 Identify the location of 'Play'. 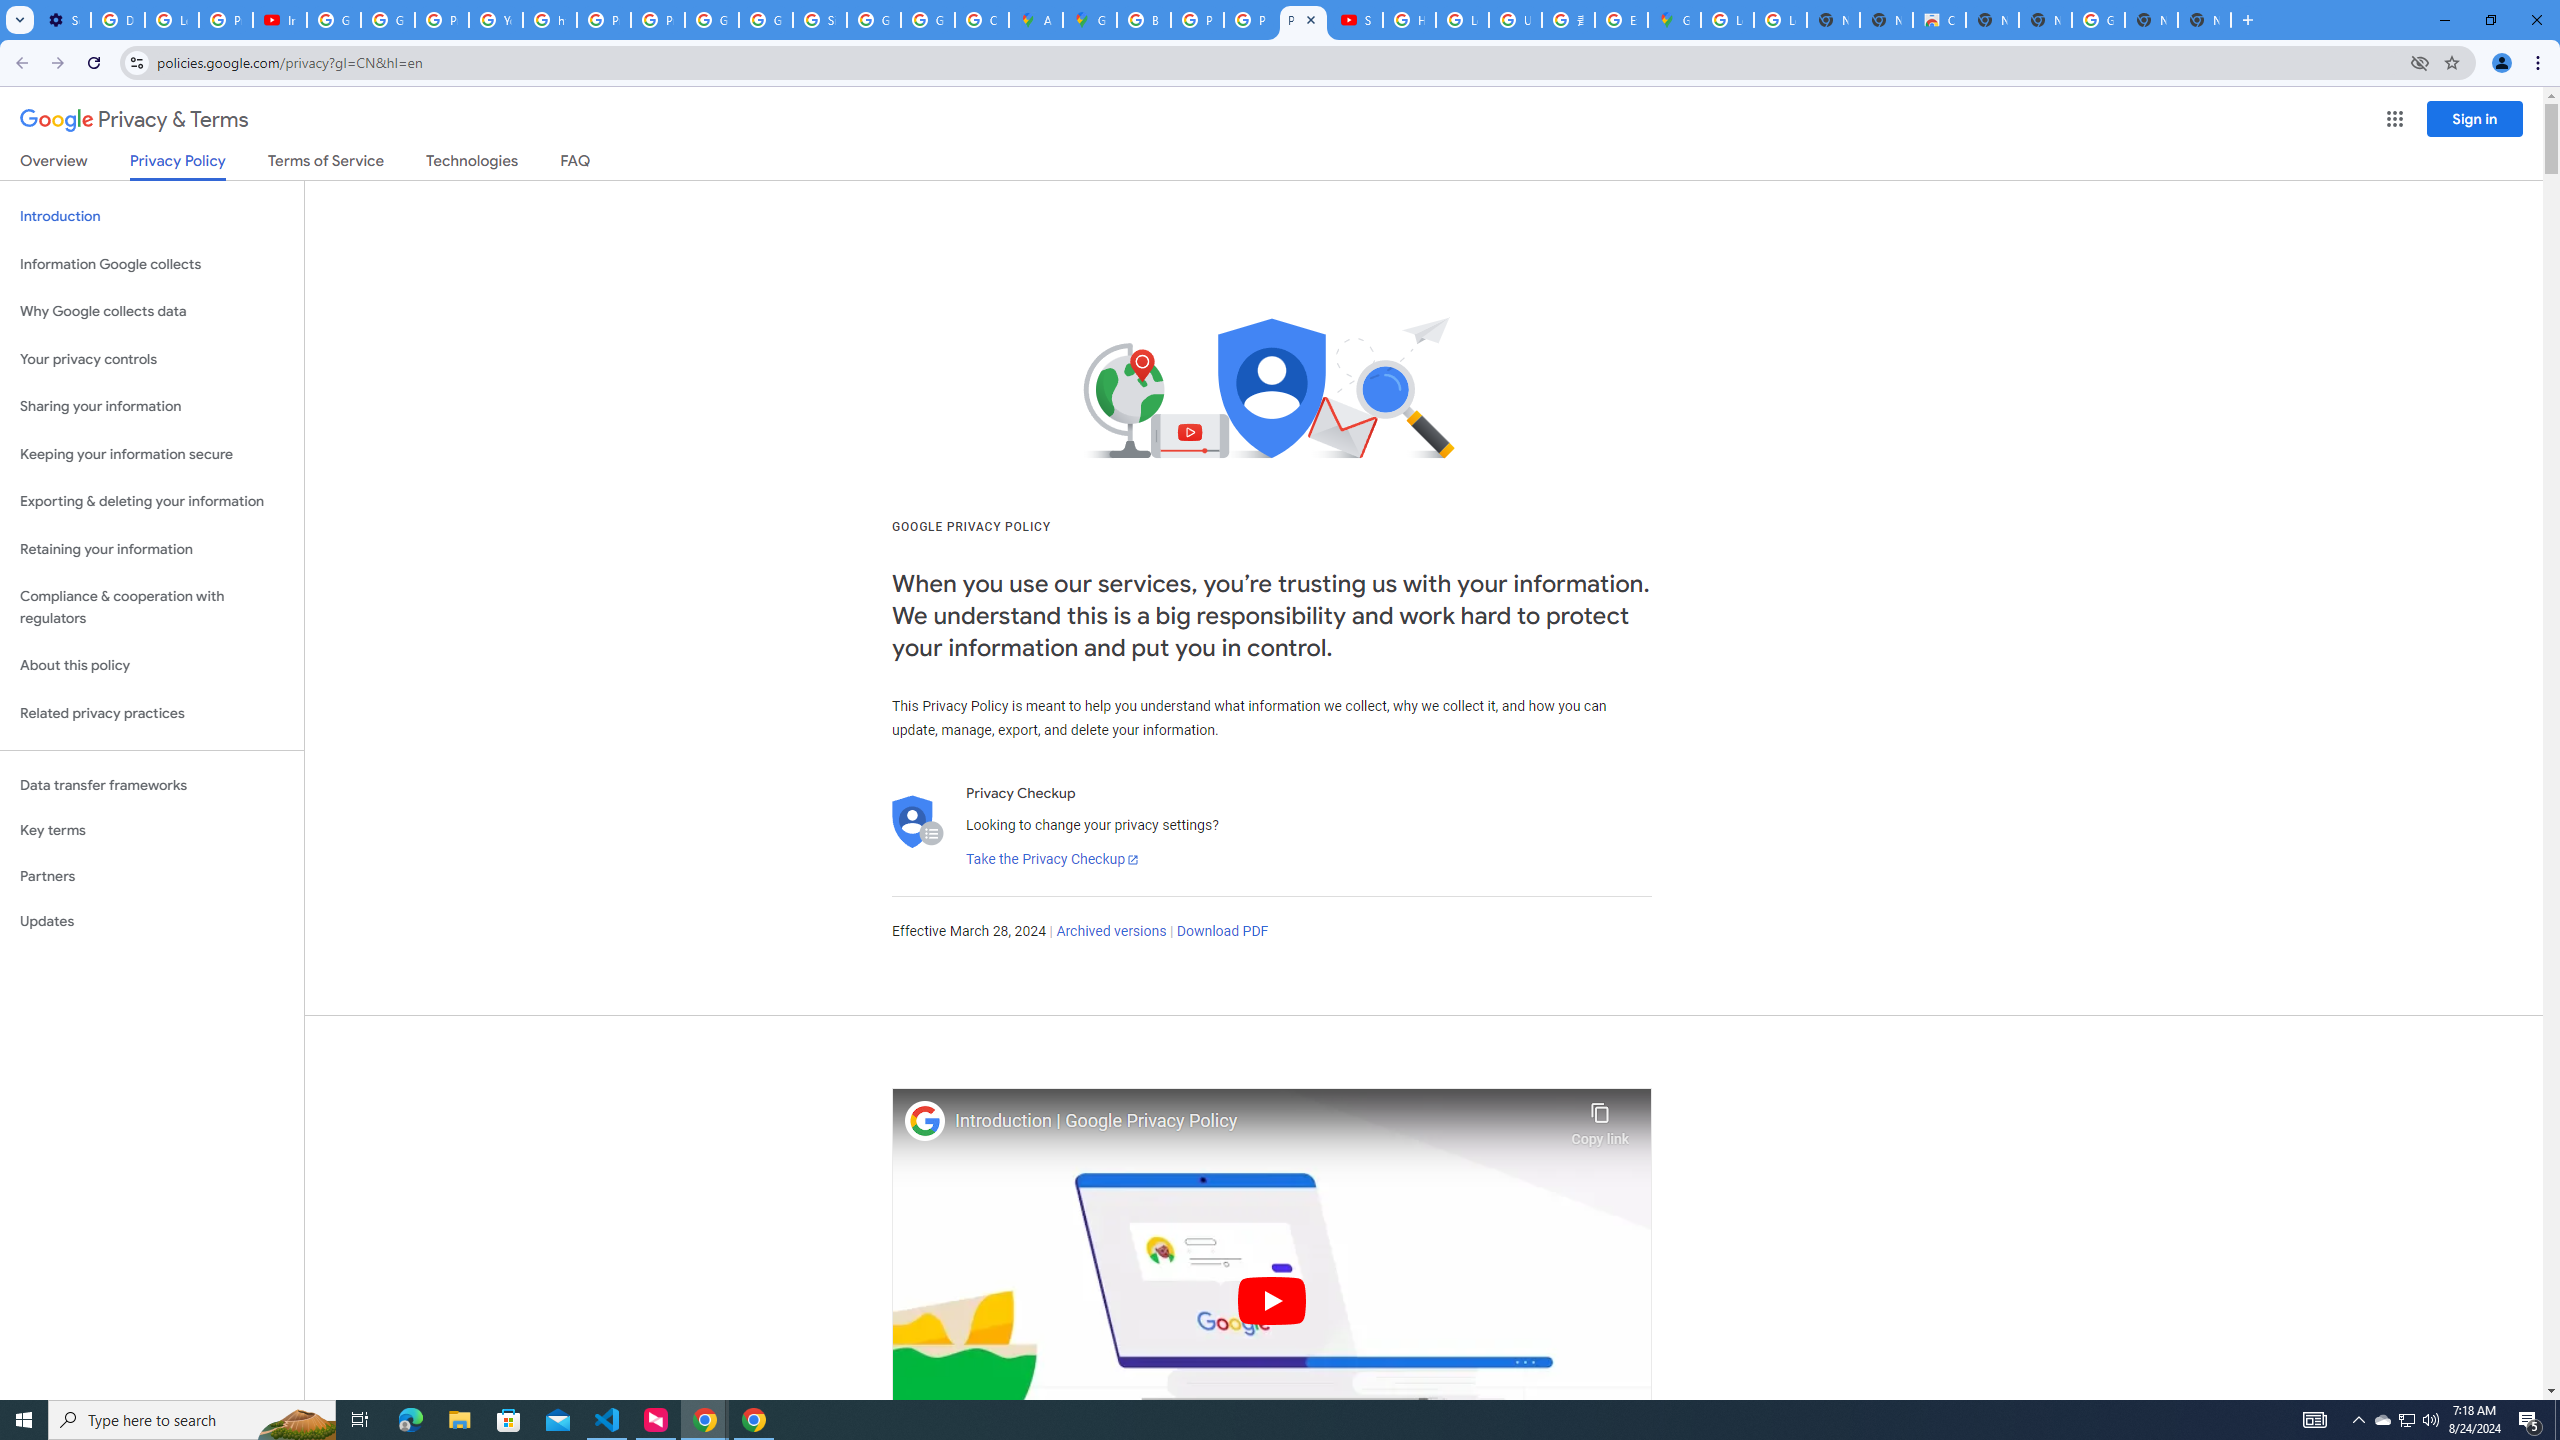
(1271, 1299).